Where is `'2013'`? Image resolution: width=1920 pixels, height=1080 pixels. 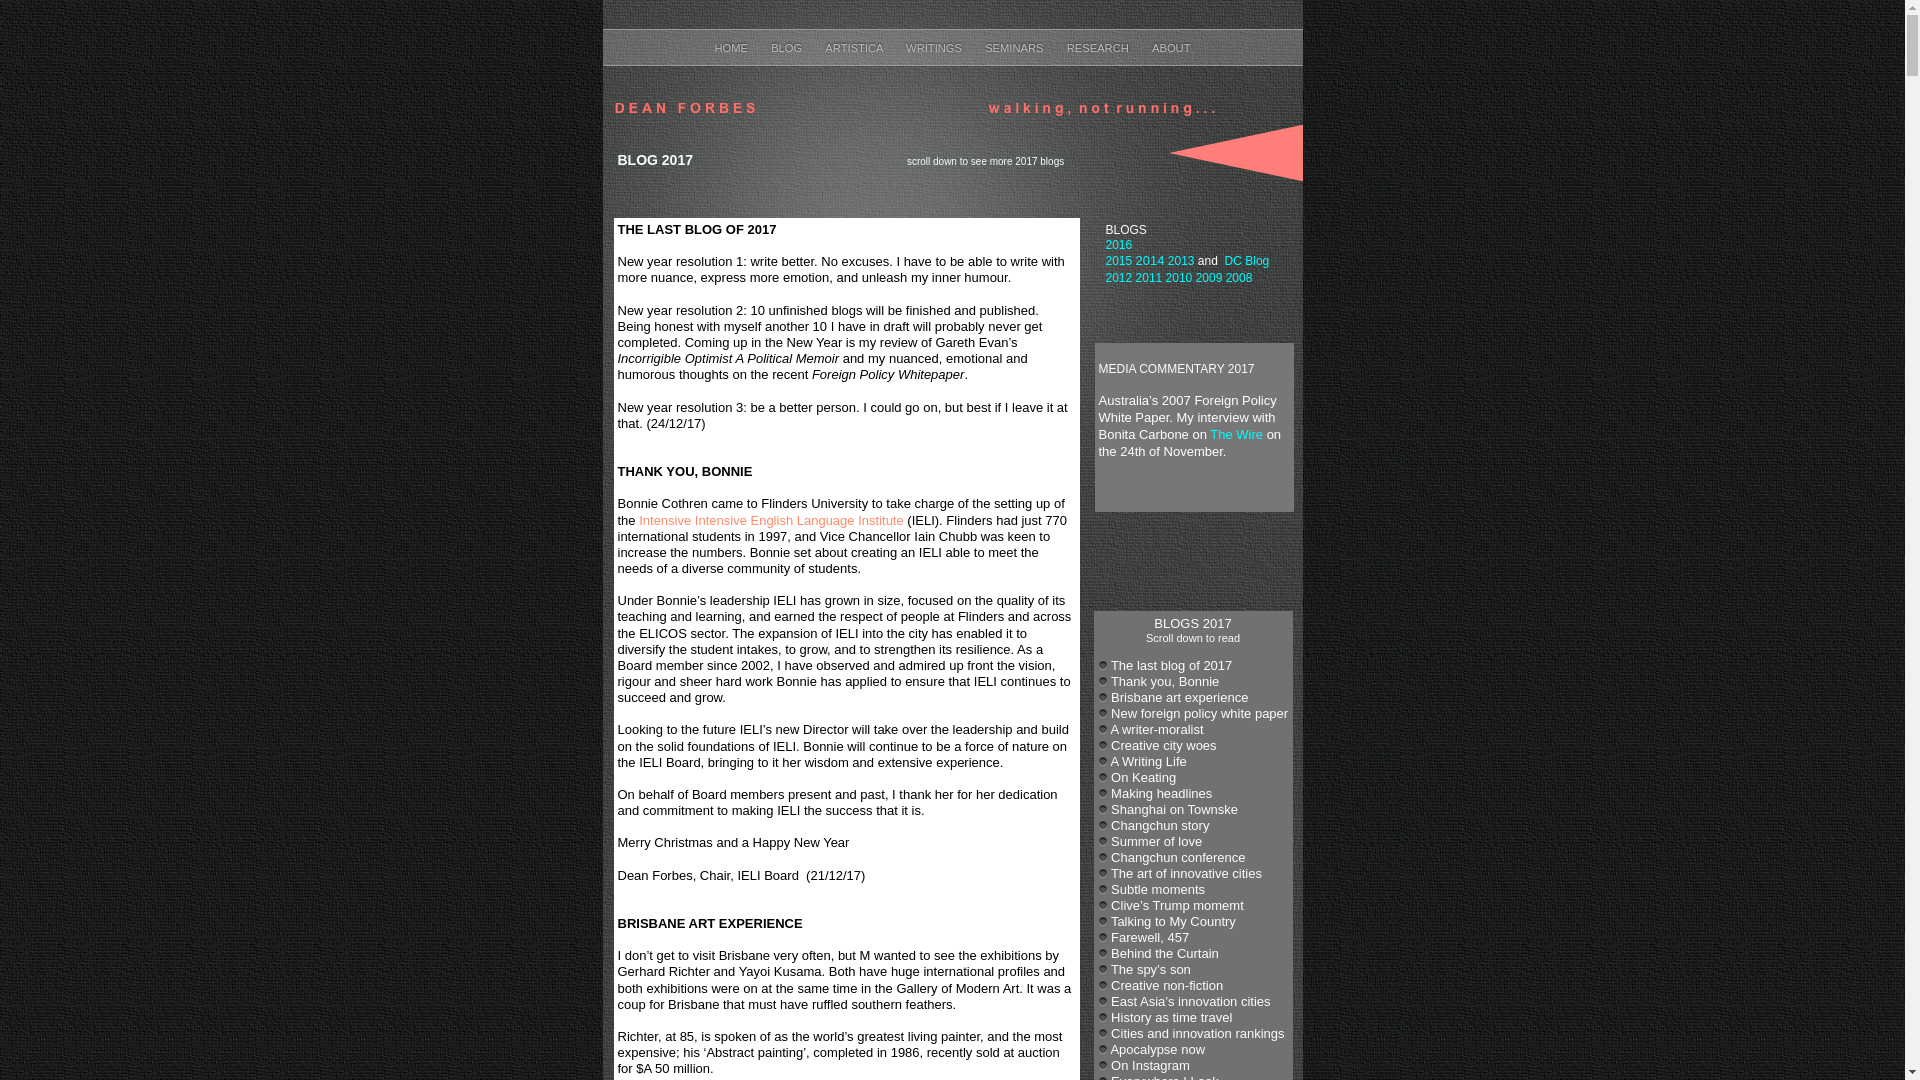
'2013' is located at coordinates (1181, 260).